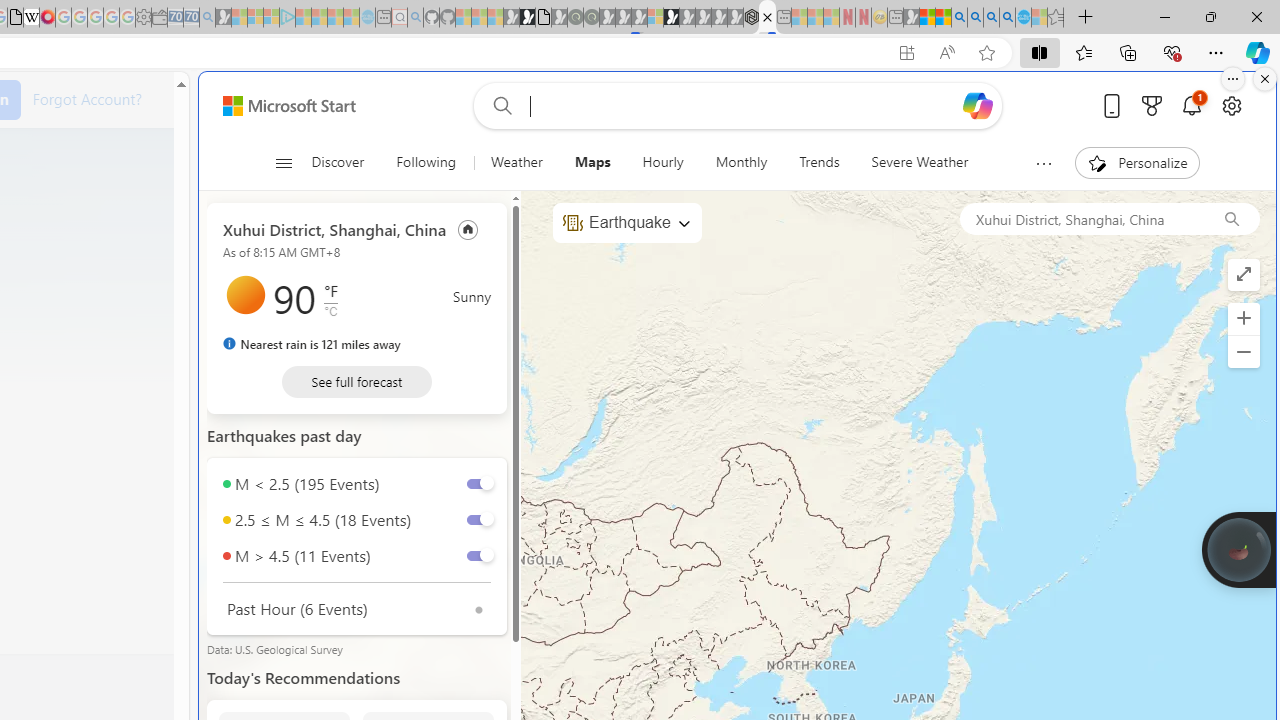 The height and width of the screenshot is (720, 1280). I want to click on 'Bing Real Estate - Home sales and rental listings - Sleeping', so click(207, 17).